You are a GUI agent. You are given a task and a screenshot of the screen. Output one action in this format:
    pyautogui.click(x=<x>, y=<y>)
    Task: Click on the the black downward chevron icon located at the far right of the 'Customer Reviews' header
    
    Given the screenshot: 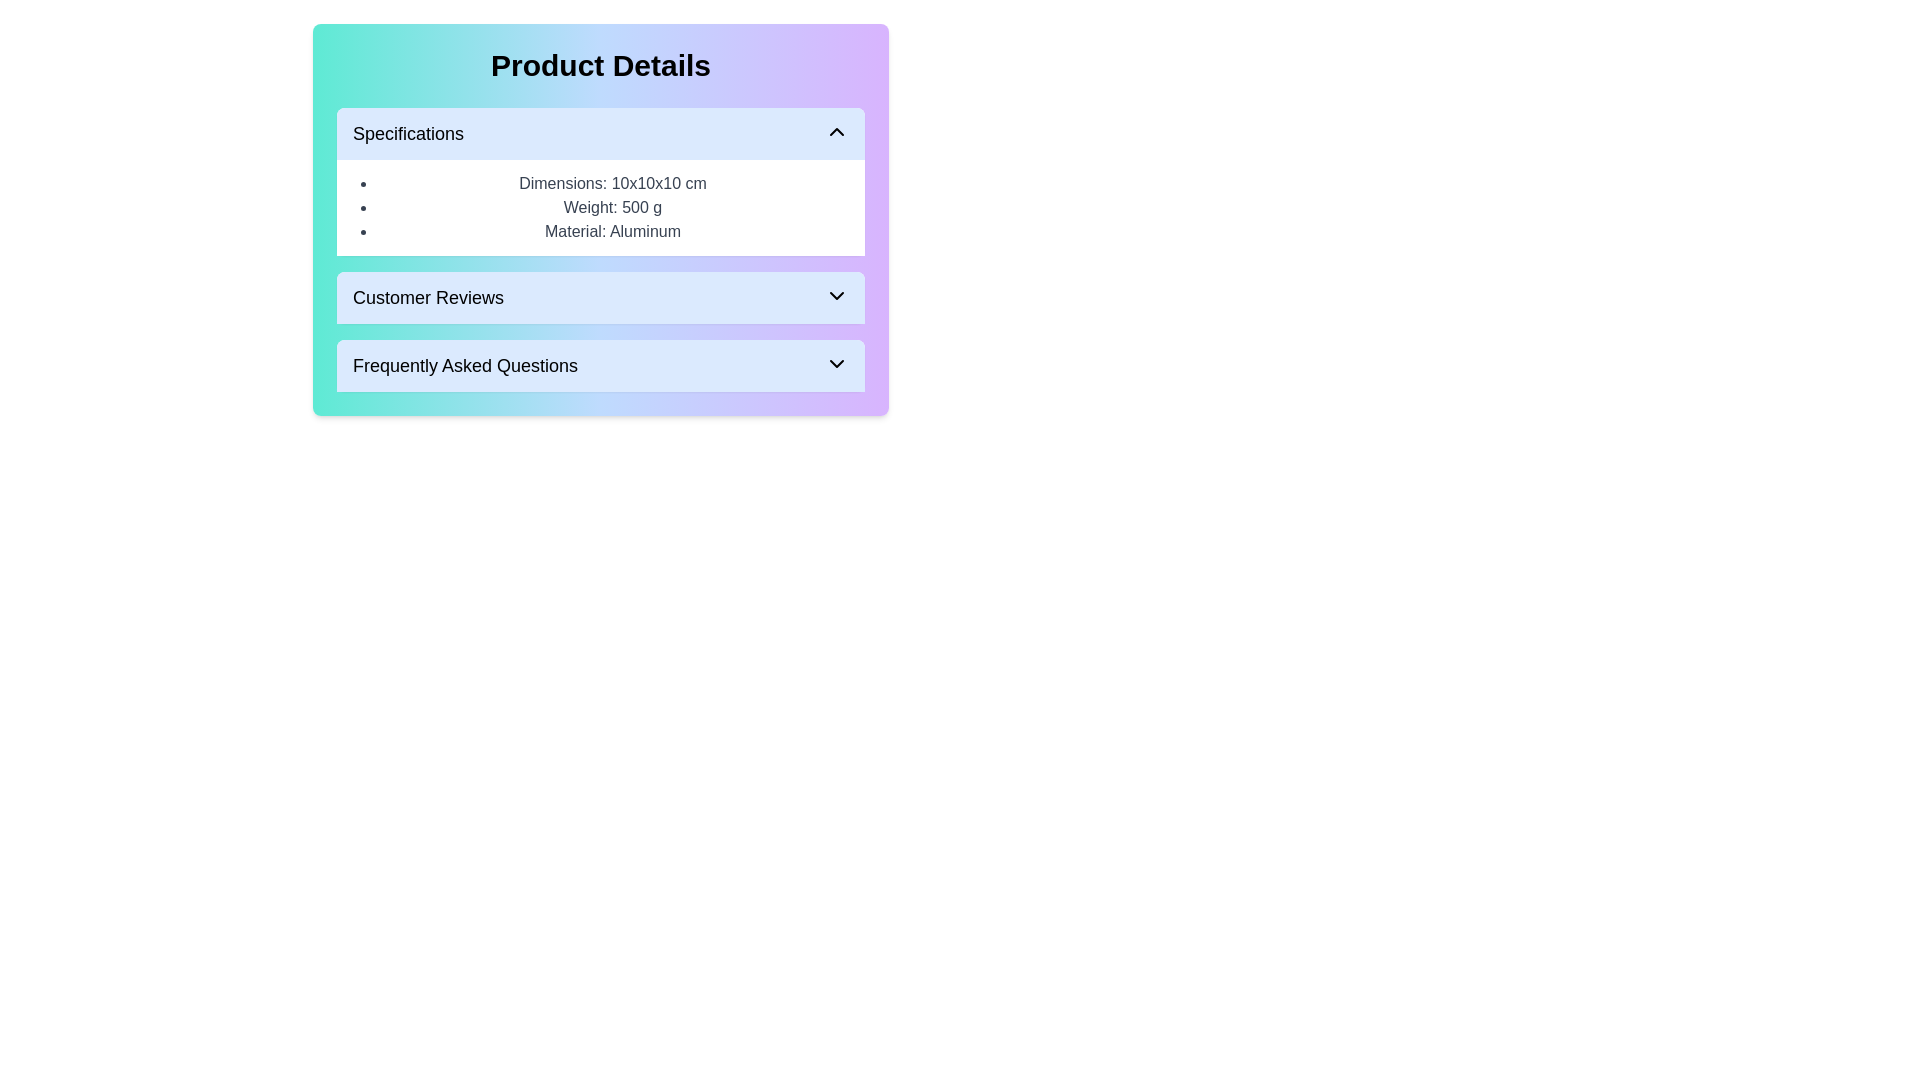 What is the action you would take?
    pyautogui.click(x=836, y=296)
    